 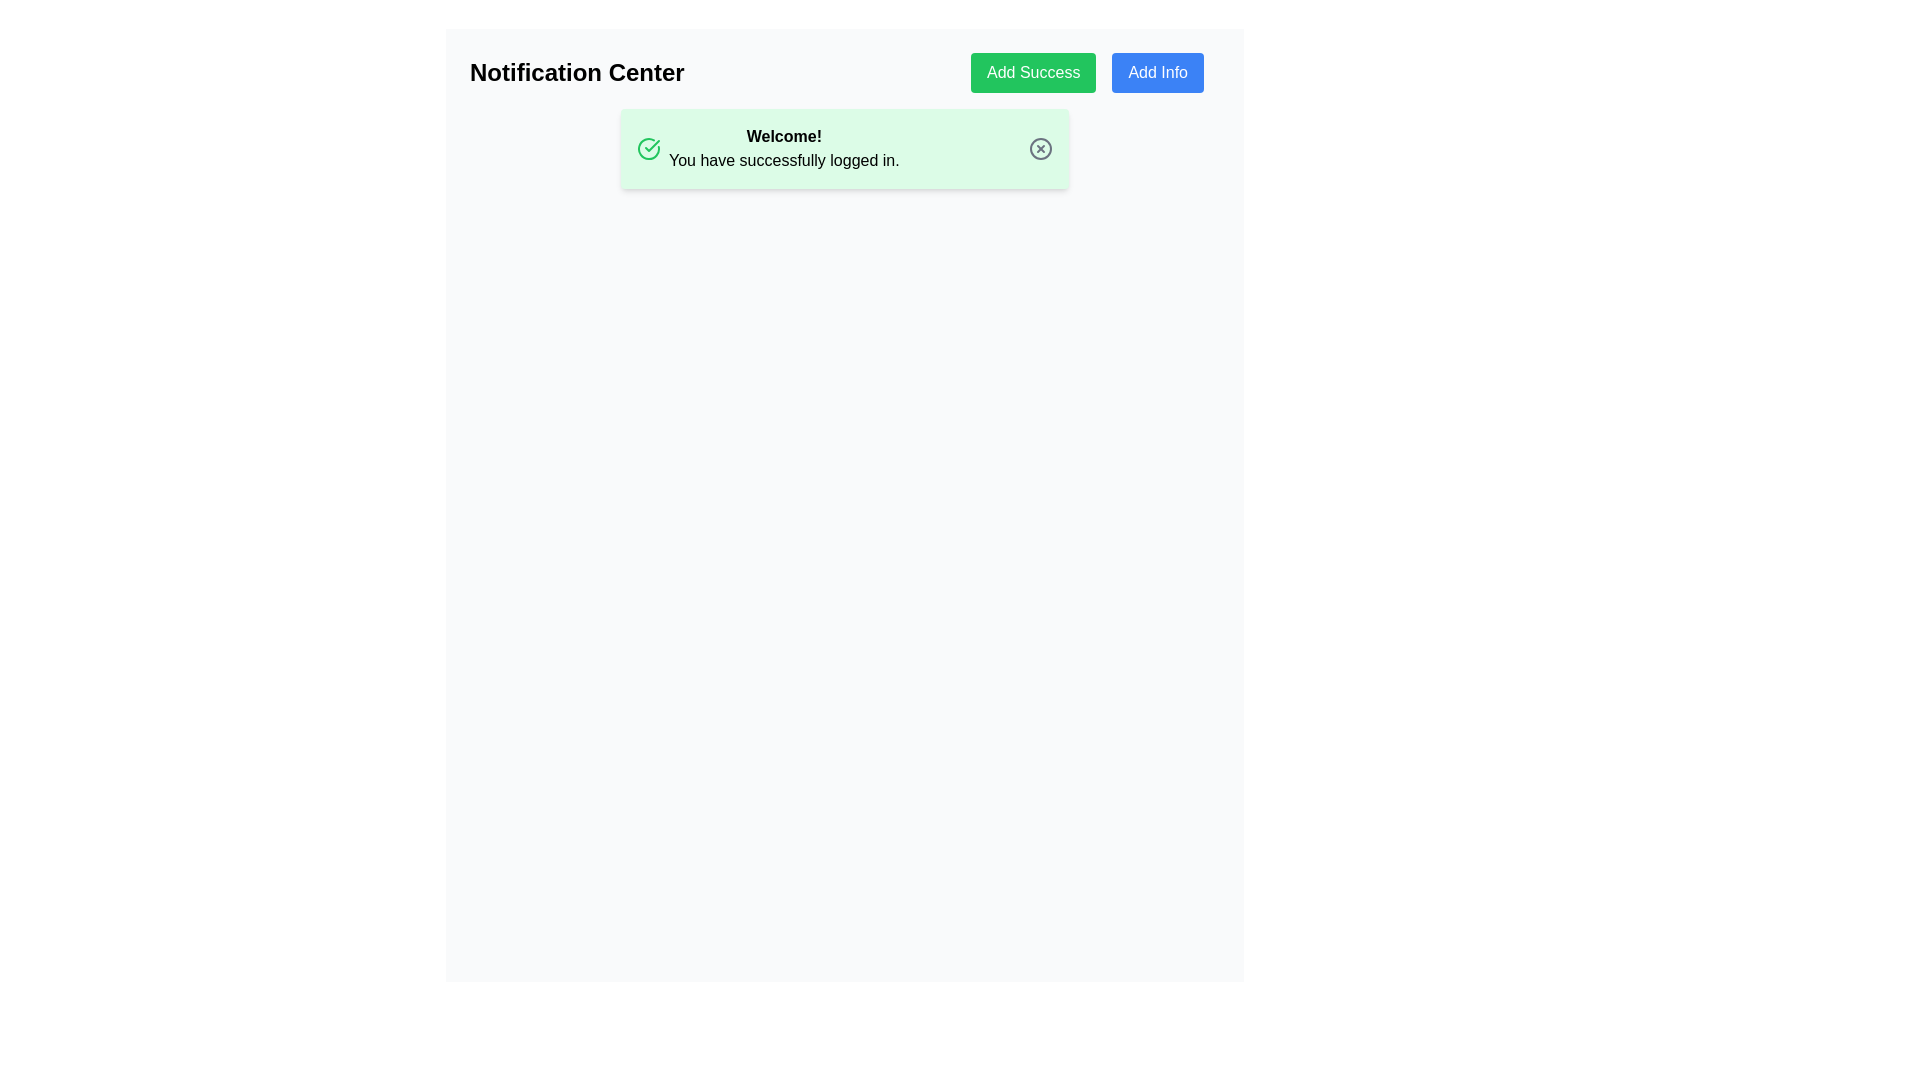 What do you see at coordinates (844, 148) in the screenshot?
I see `the Notification Box that informs the user about a successful login action, which is centrally aligned below the 'Notification Center' header and the 'Add Success' and 'Add Info' buttons` at bounding box center [844, 148].